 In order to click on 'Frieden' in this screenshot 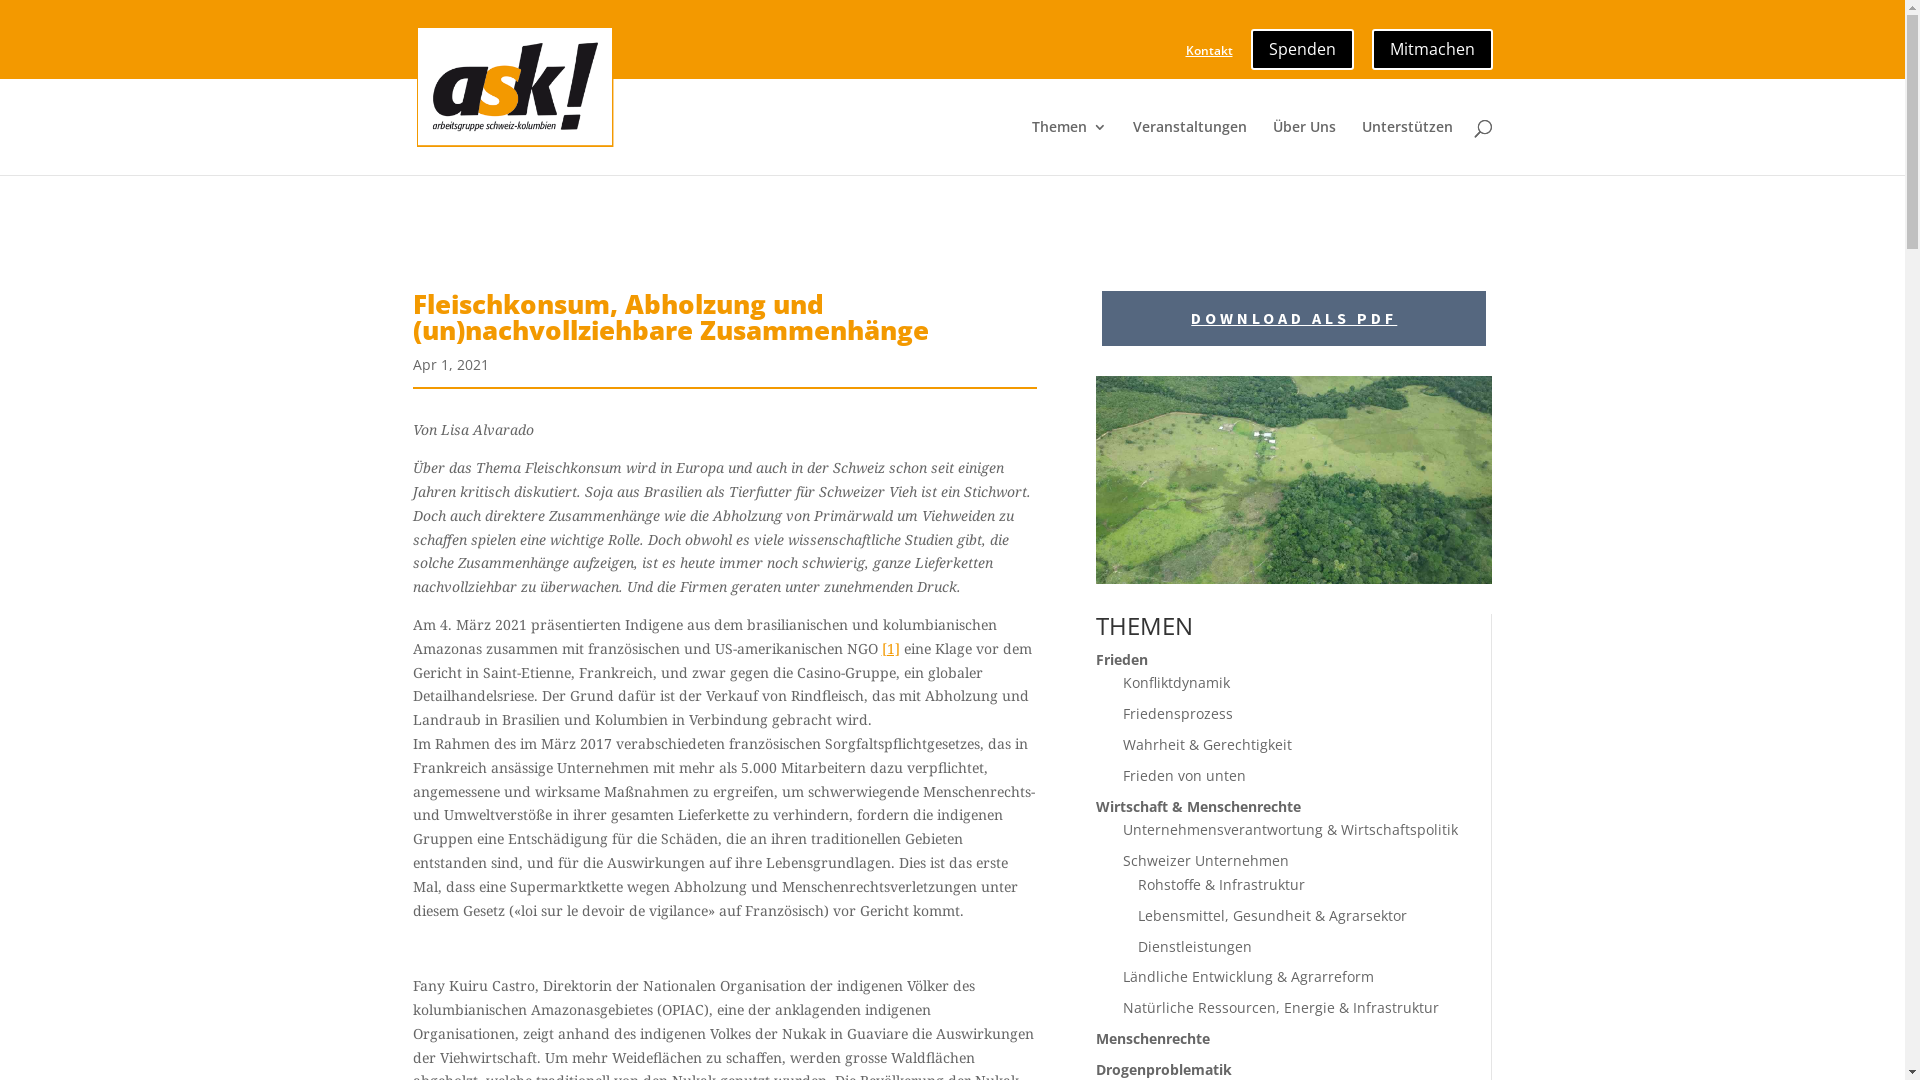, I will do `click(1122, 659)`.